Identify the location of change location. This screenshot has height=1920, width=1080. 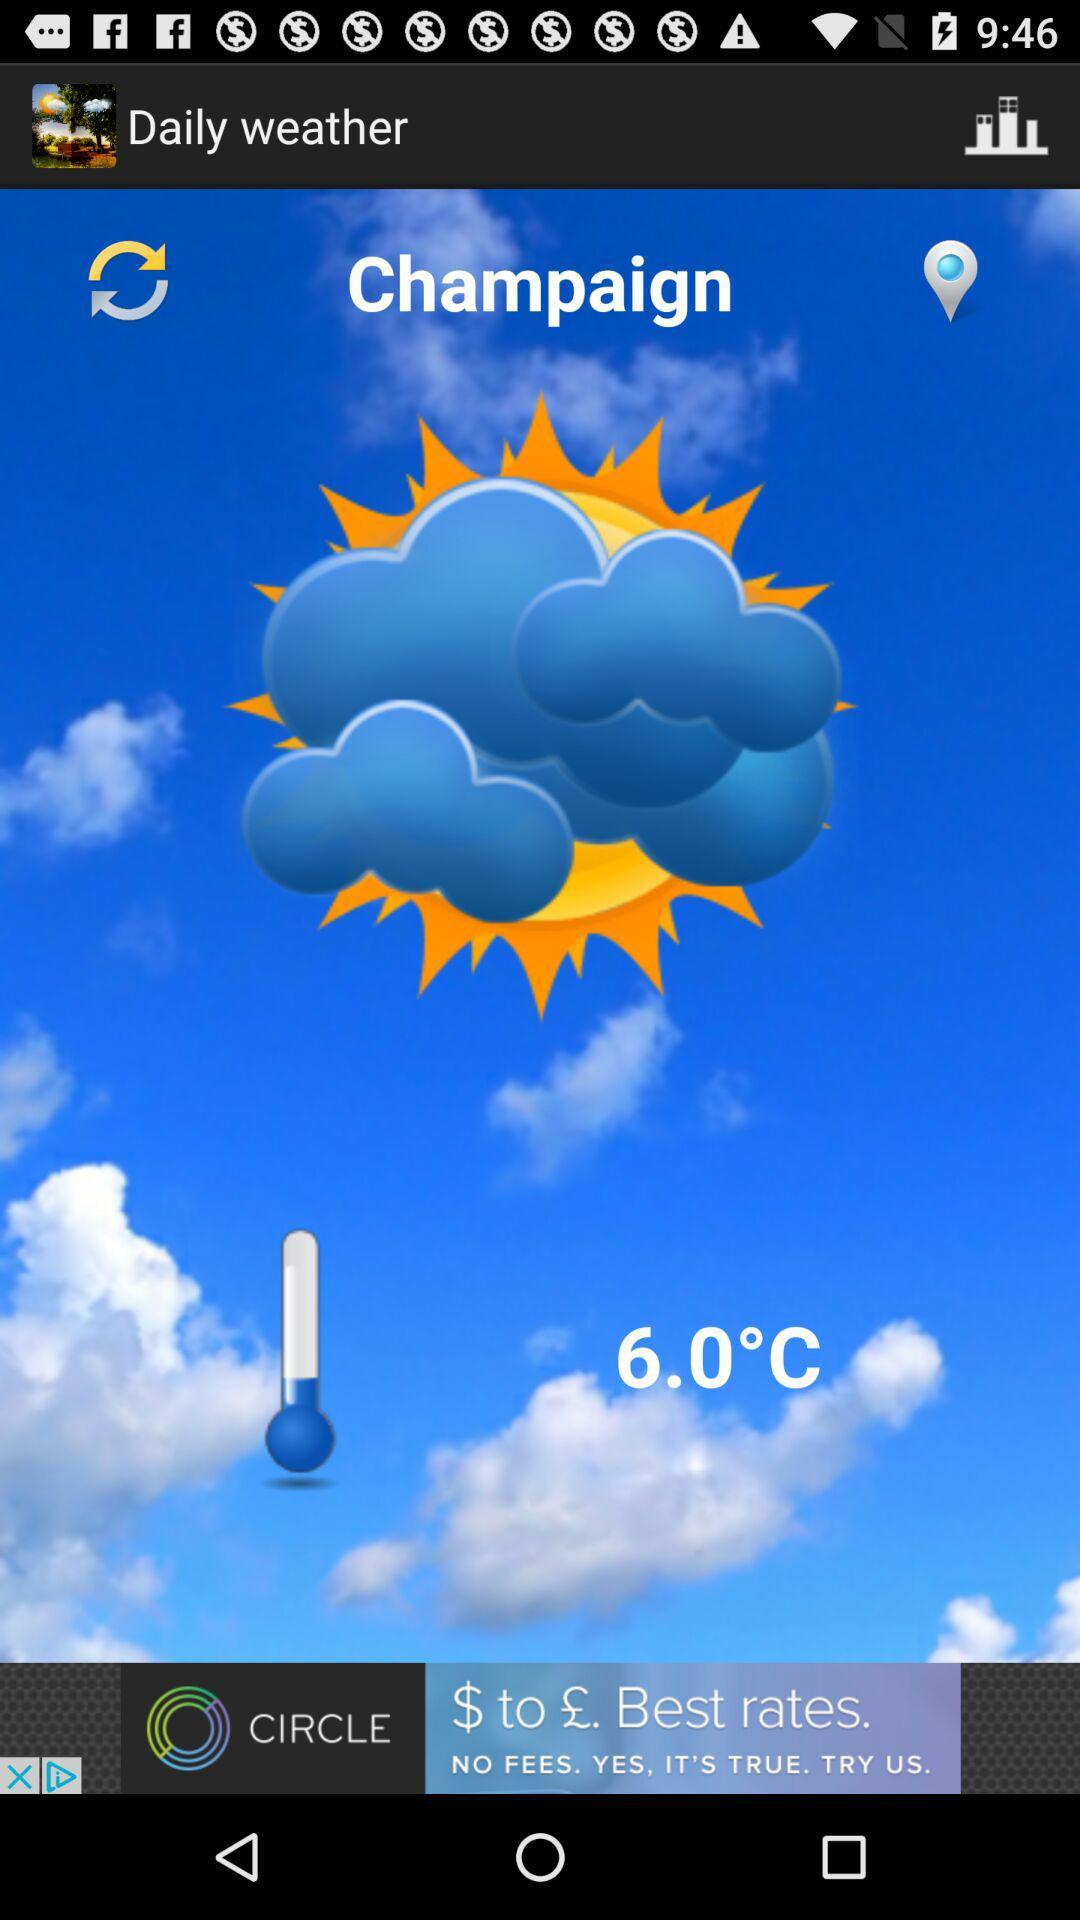
(949, 280).